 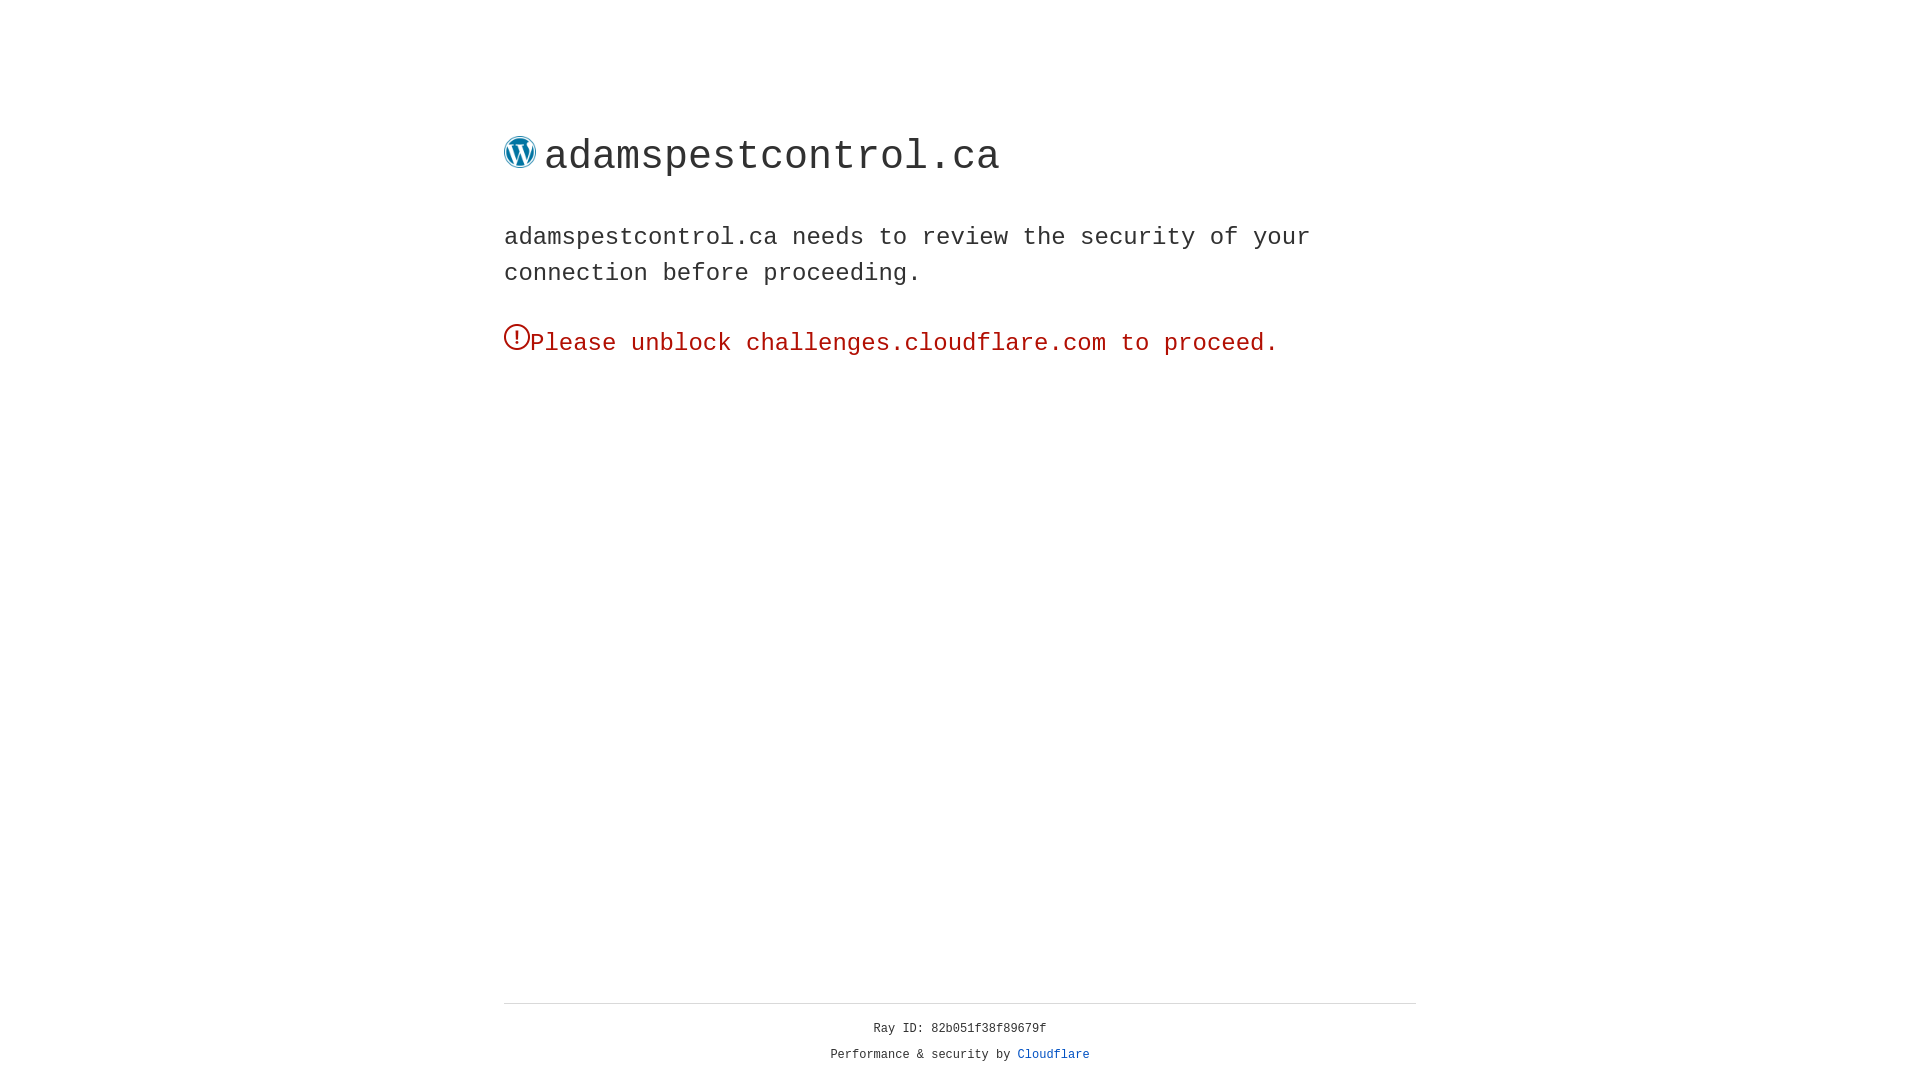 What do you see at coordinates (1053, 1054) in the screenshot?
I see `'Cloudflare'` at bounding box center [1053, 1054].